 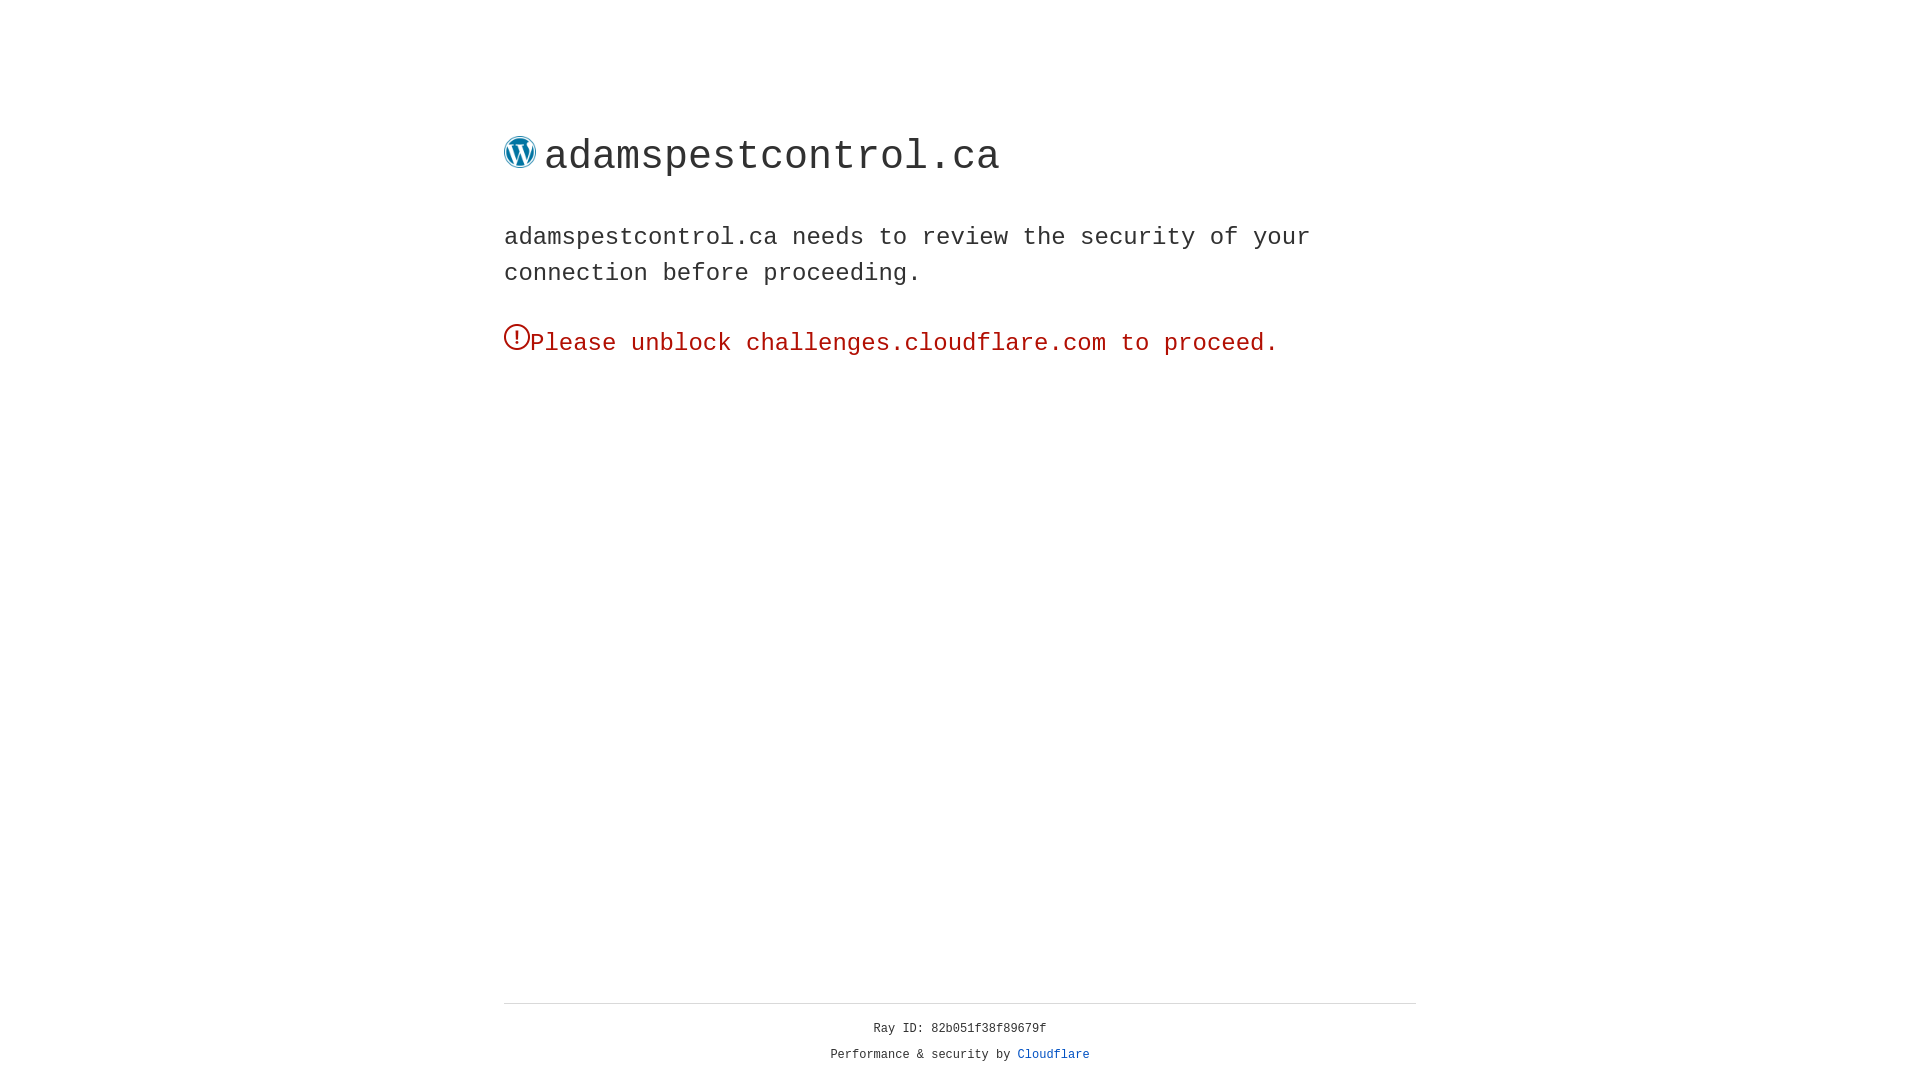 What do you see at coordinates (1053, 1054) in the screenshot?
I see `'Cloudflare'` at bounding box center [1053, 1054].